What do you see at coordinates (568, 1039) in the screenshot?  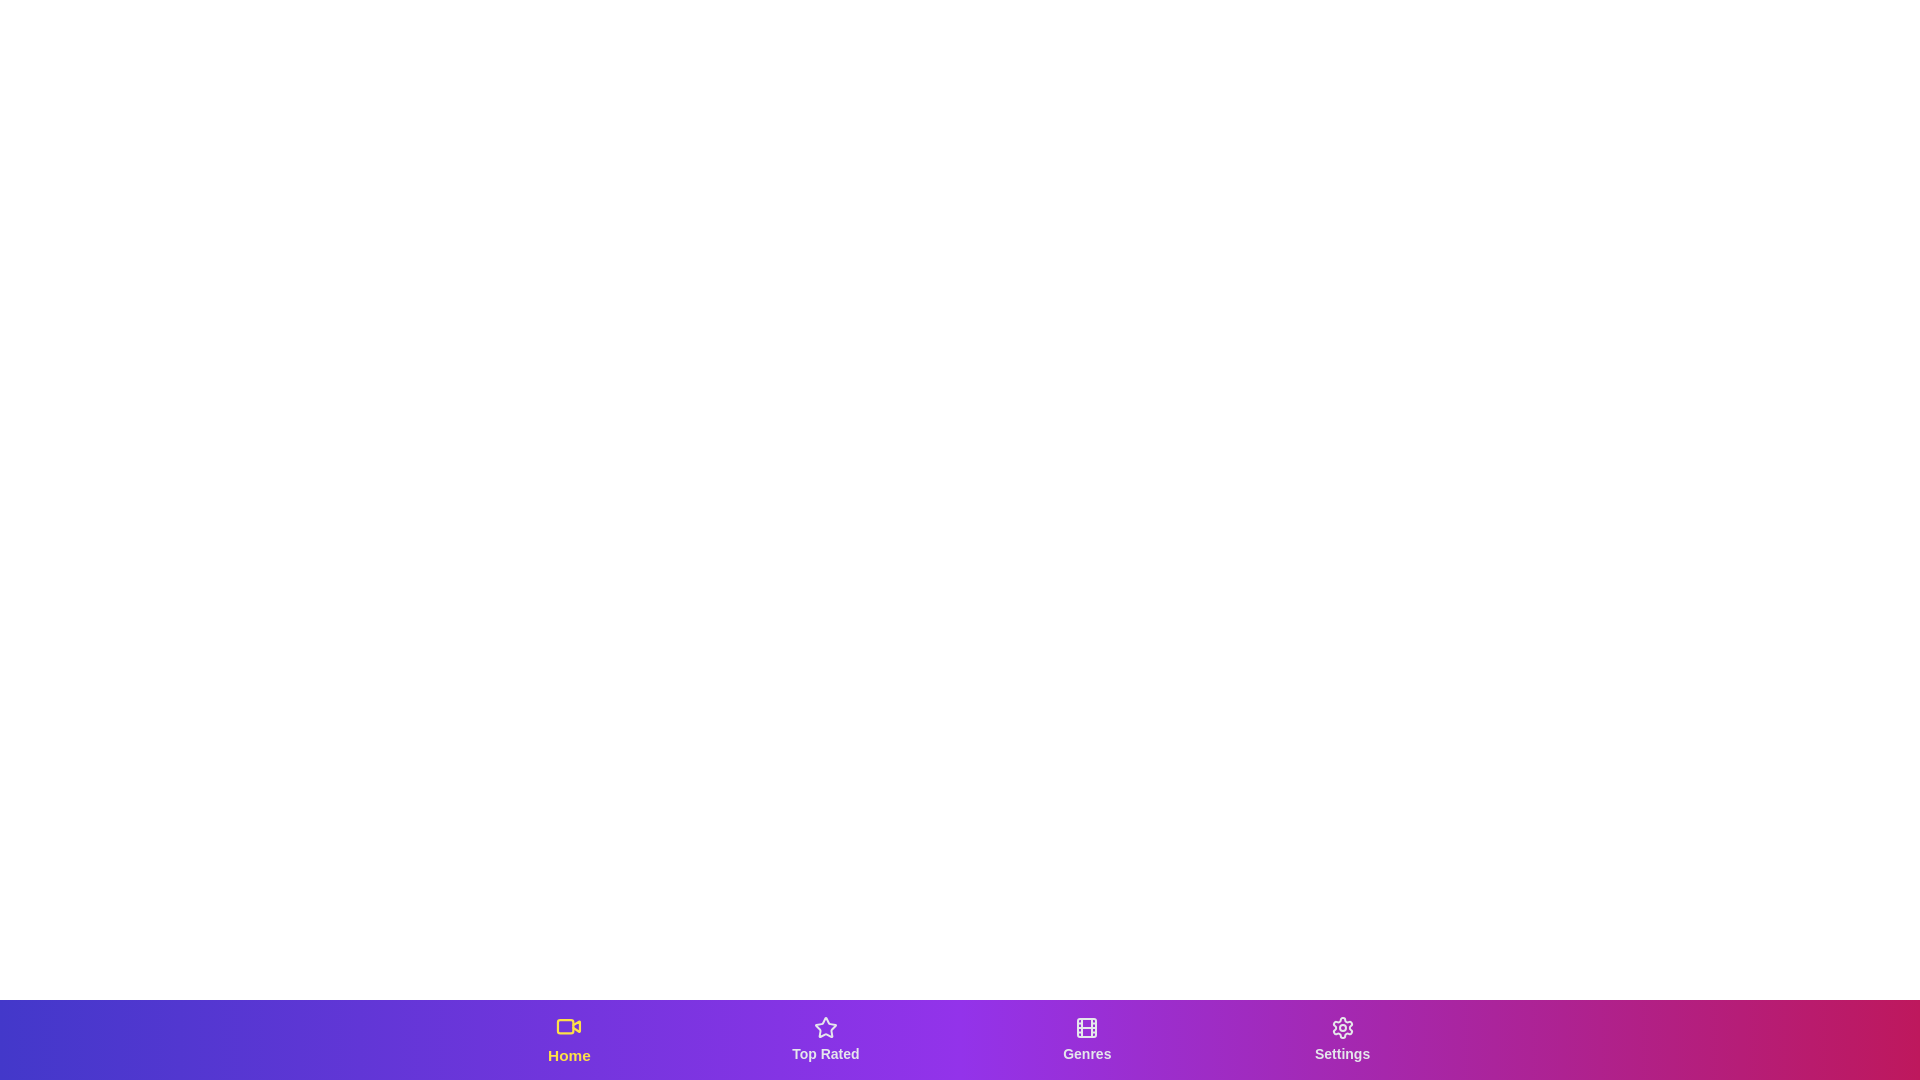 I see `the Home tab from the navigation bar` at bounding box center [568, 1039].